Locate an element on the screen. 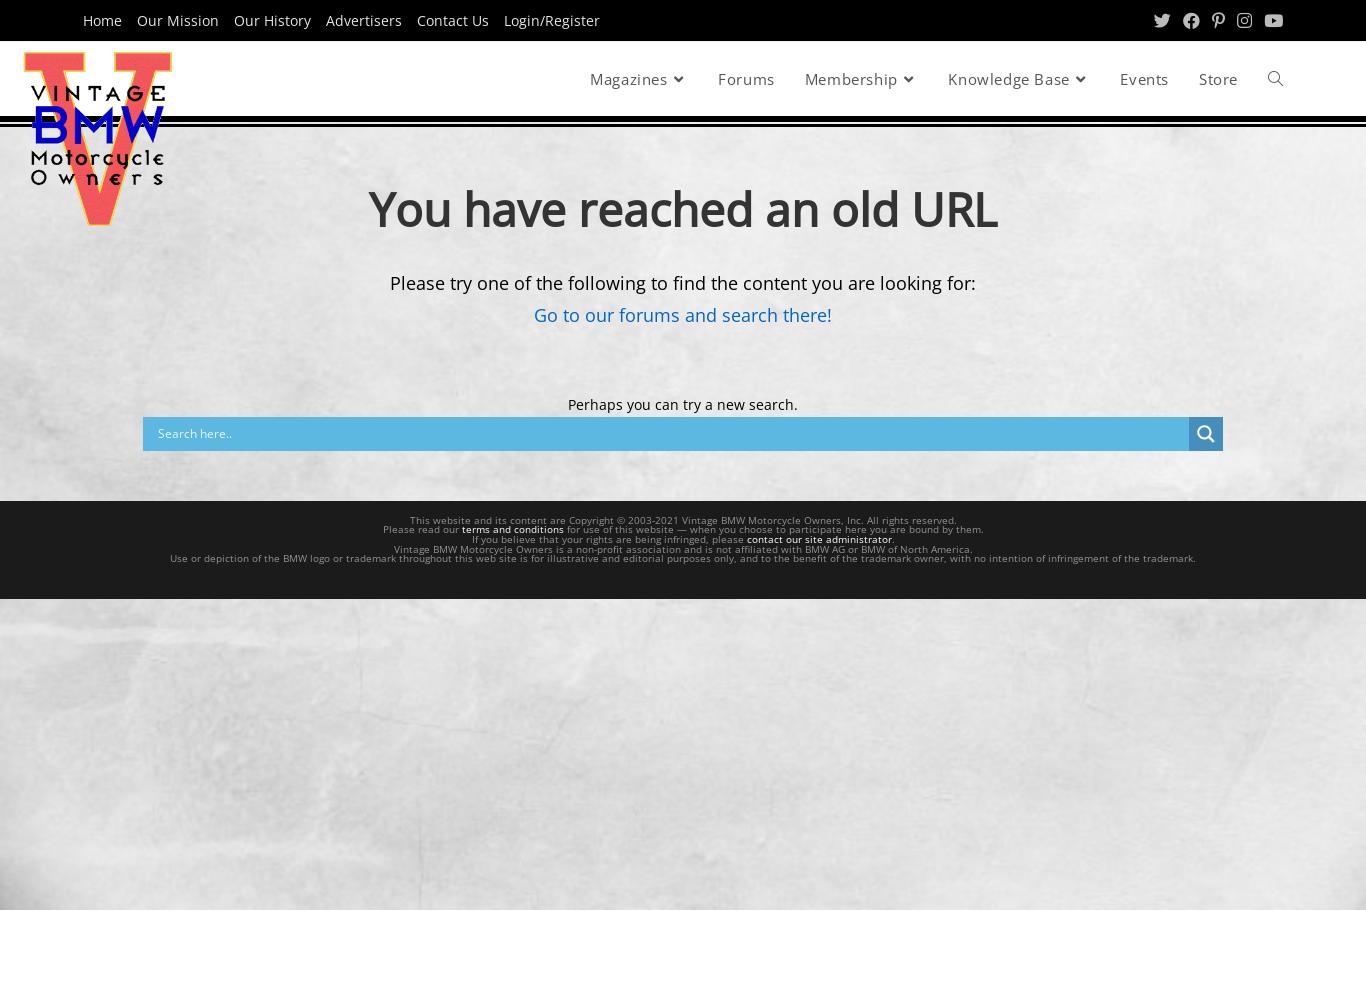  'This website and its content are Copyright © 2003-2021 Vintage BMW Motorcycle Owners, Inc. All rights reserved.' is located at coordinates (681, 519).